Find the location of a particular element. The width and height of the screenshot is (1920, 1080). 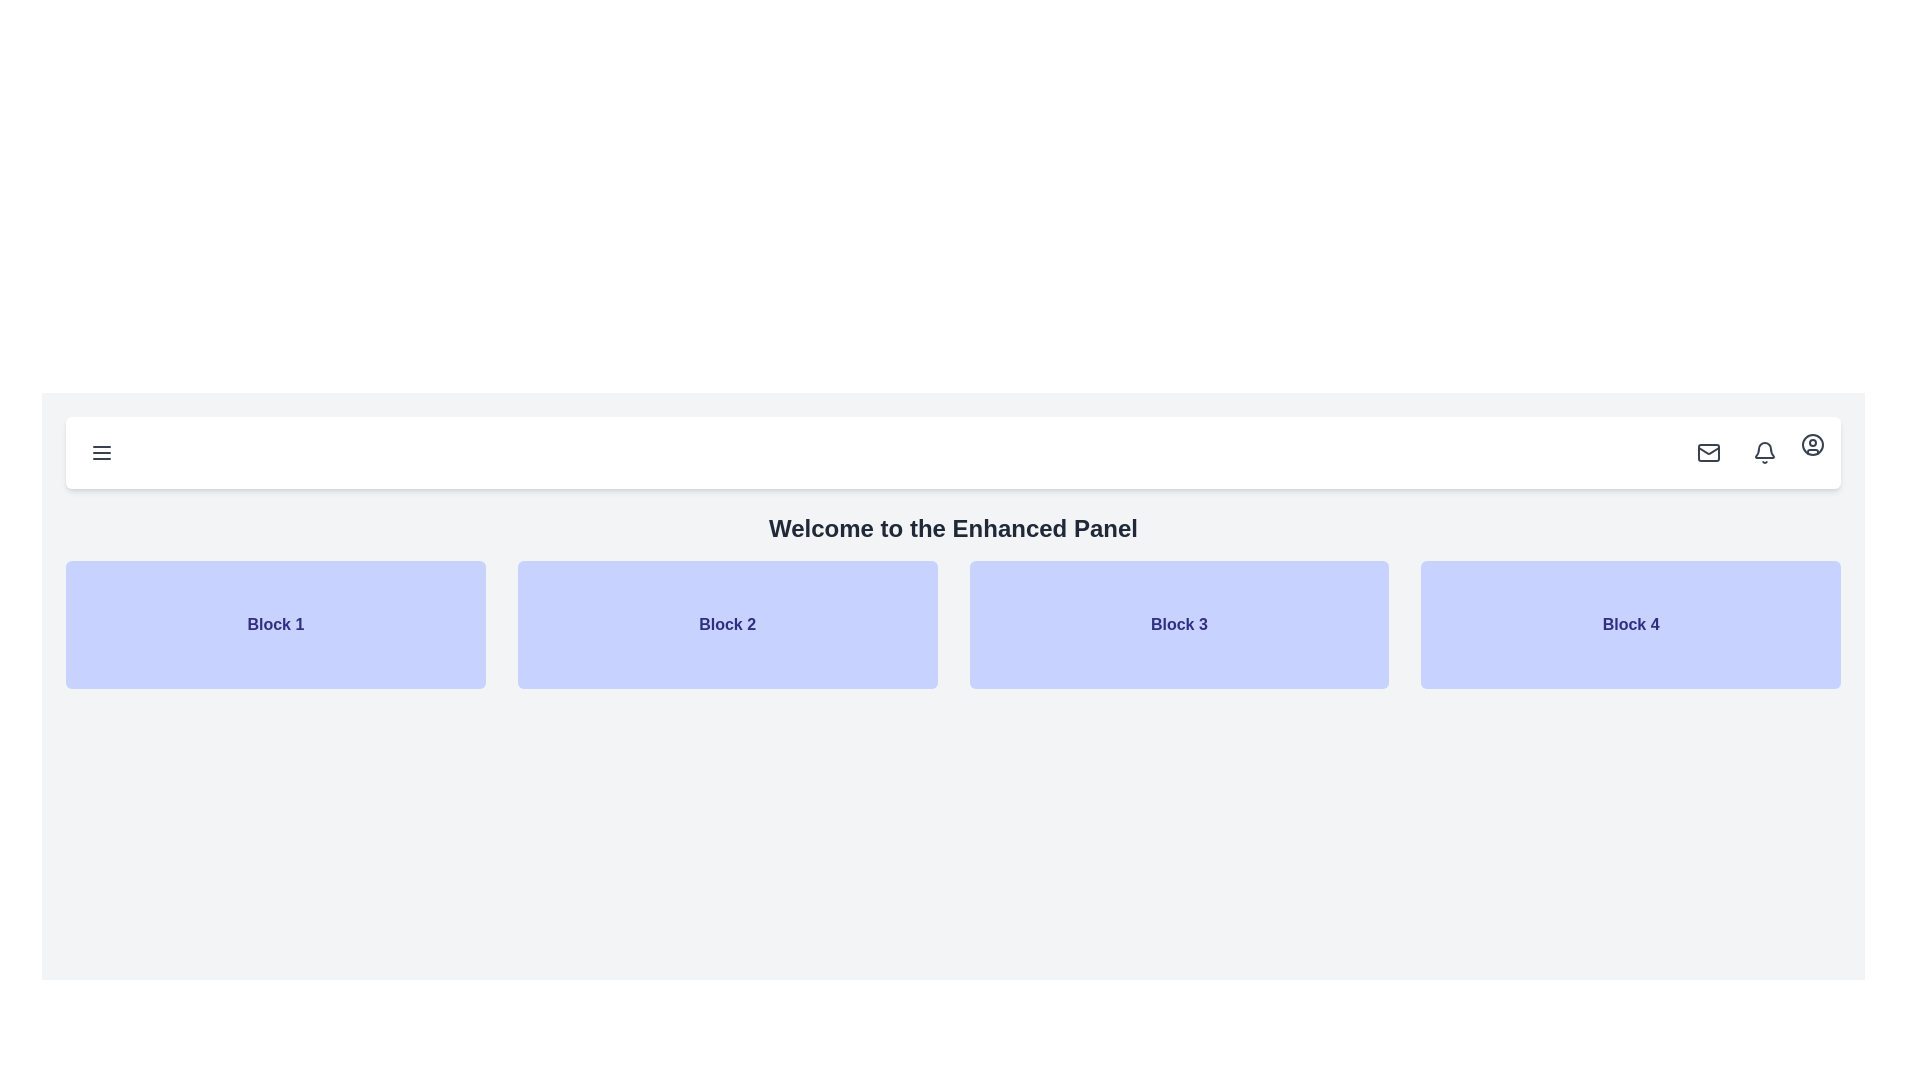

text of the label identifying the third block in the sequence, labeled 'Block 3', located beneath the heading 'Welcome to the Enhanced Panel' is located at coordinates (1179, 623).